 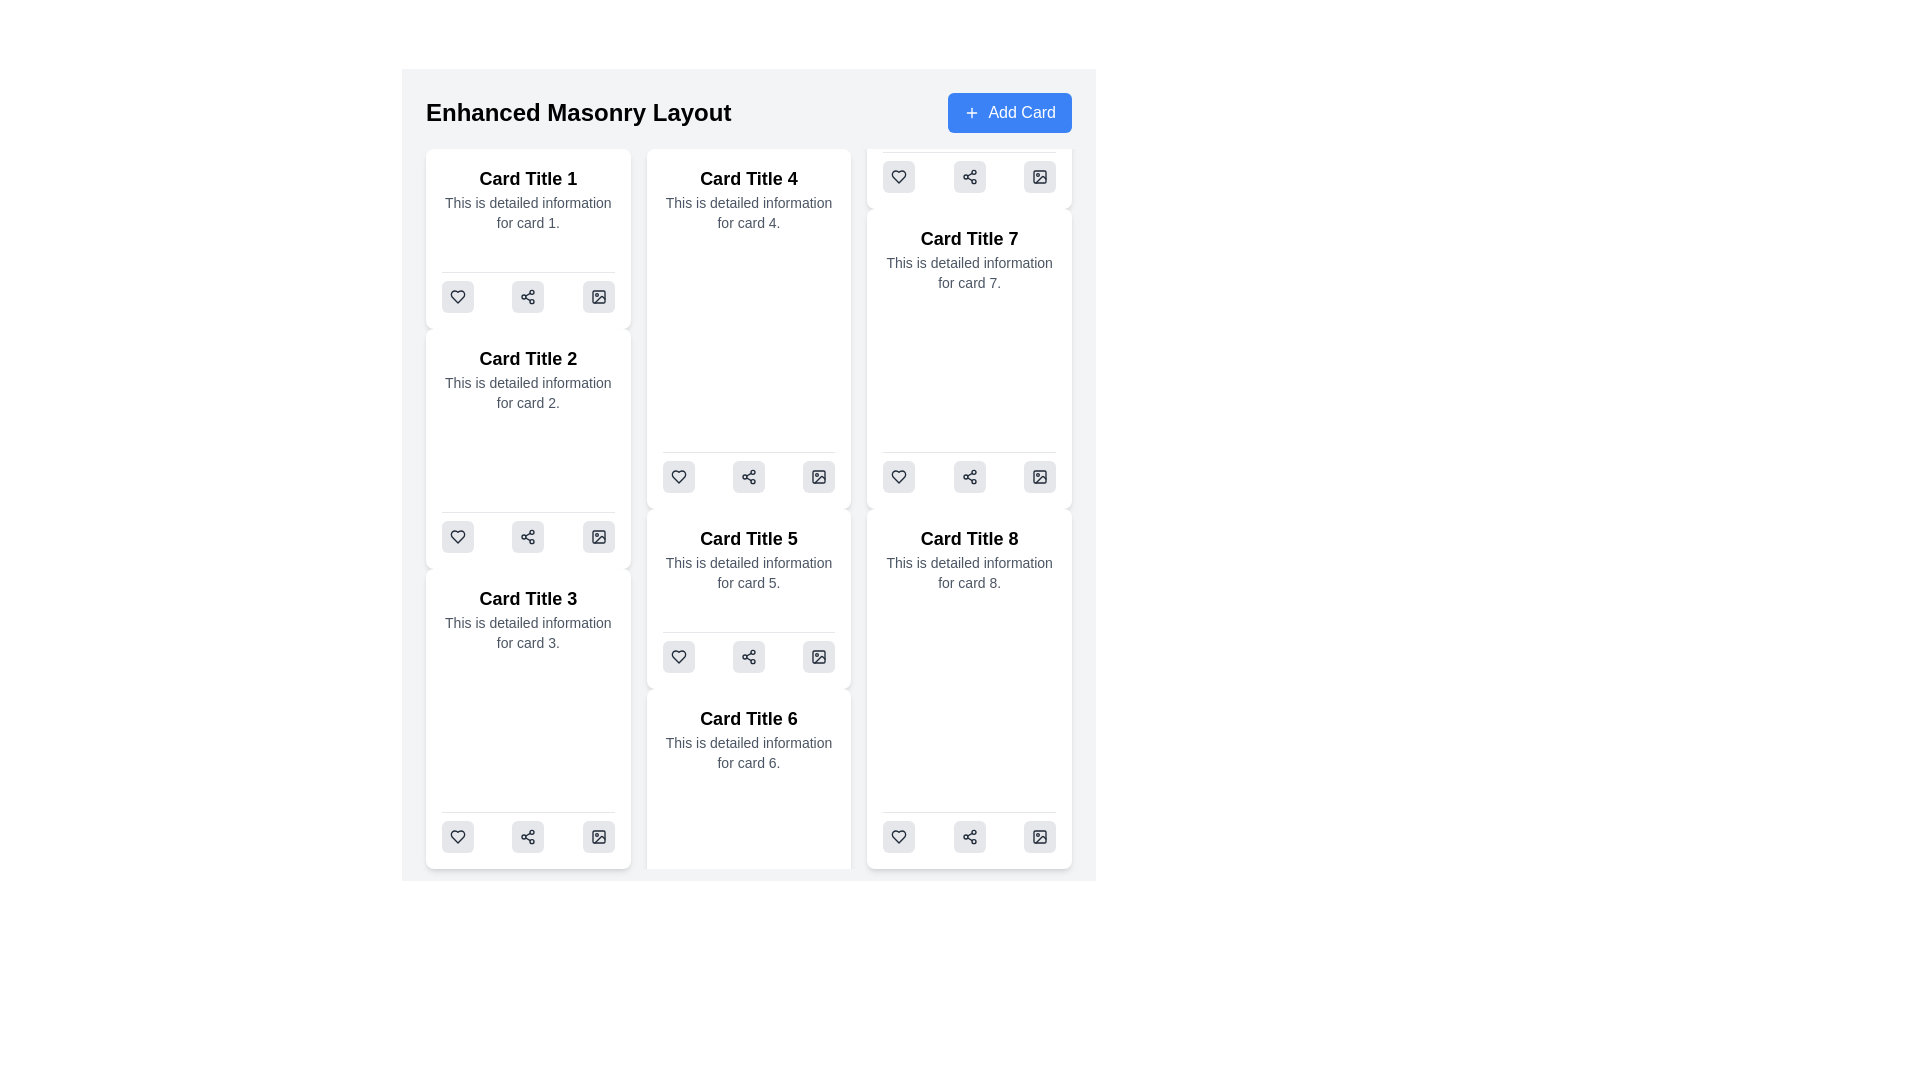 I want to click on the heart-shaped interactive vector icon located at the bottom section of the card titled 'Card Title 3', so click(x=456, y=837).